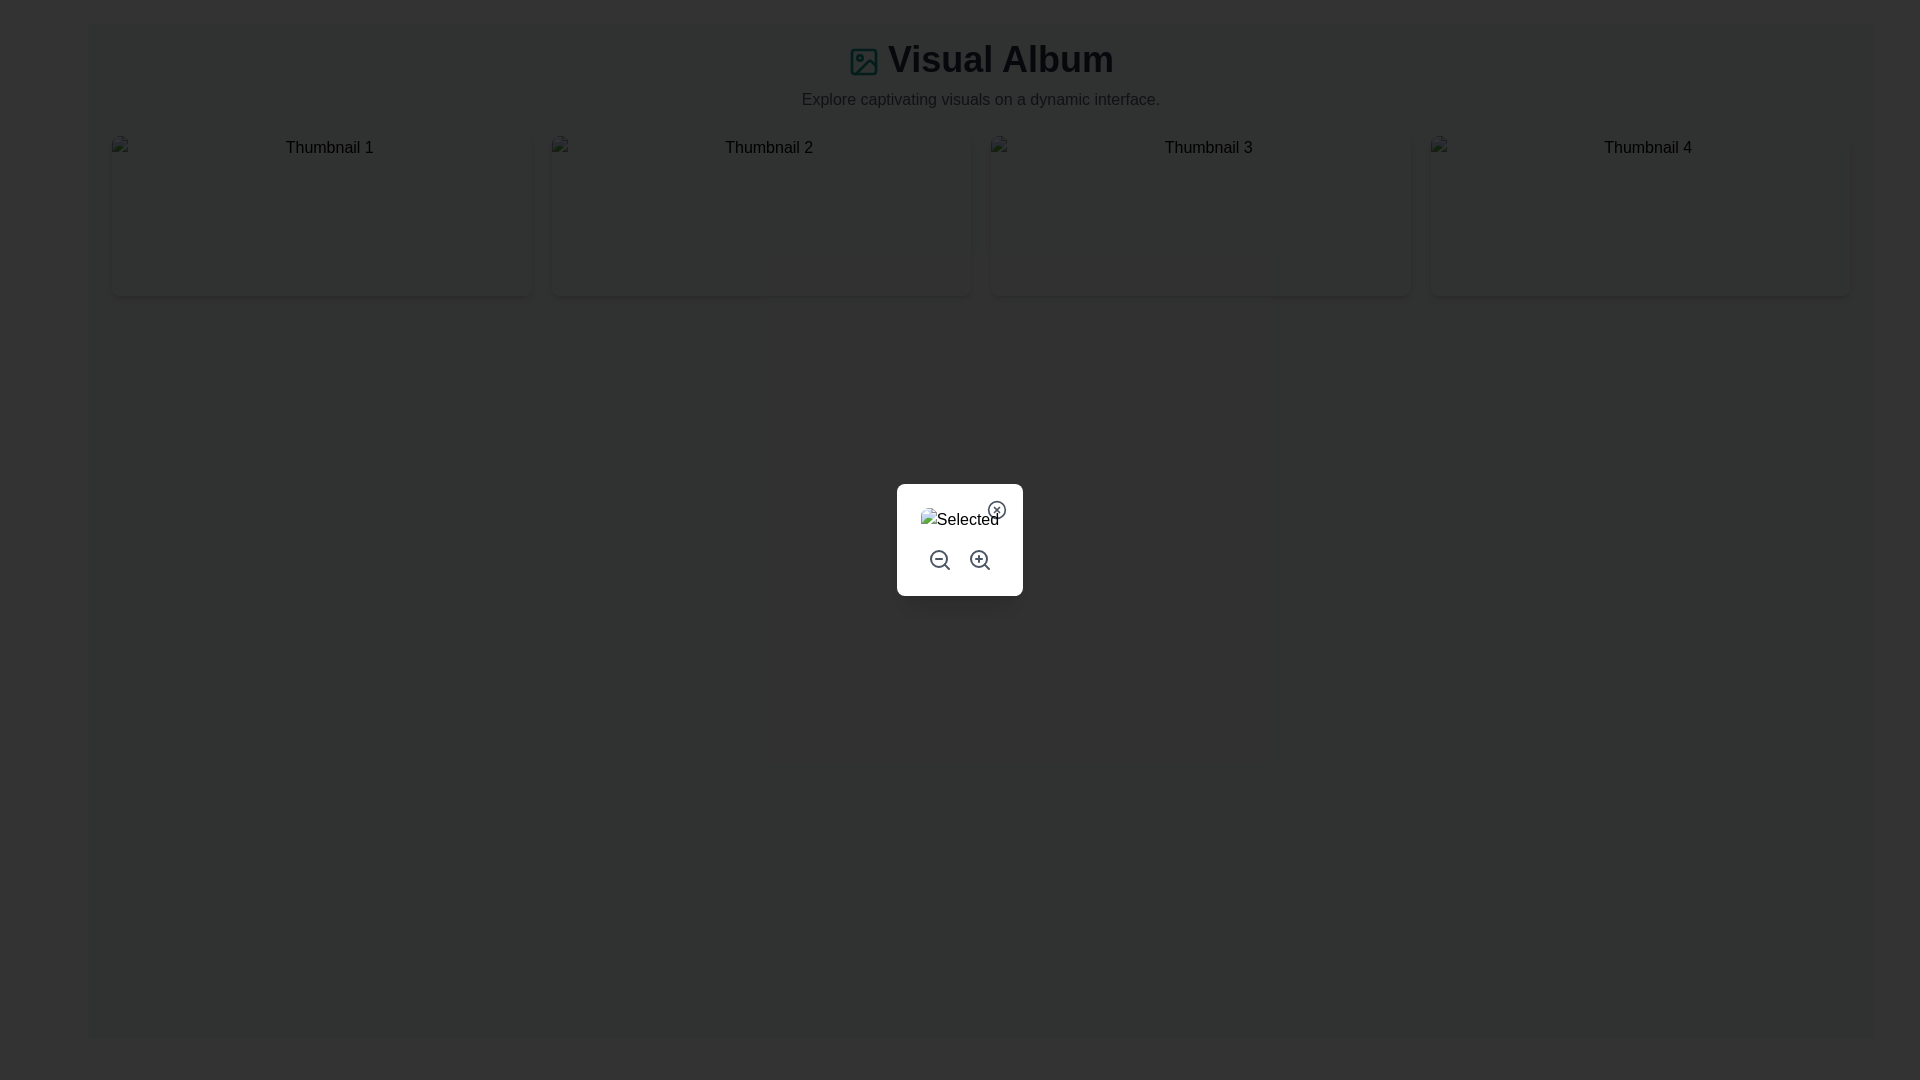 Image resolution: width=1920 pixels, height=1080 pixels. What do you see at coordinates (939, 559) in the screenshot?
I see `the zoom out button, which is the first icon in the horizontal arrangement of two icons located at the bottom of the interaction panel` at bounding box center [939, 559].